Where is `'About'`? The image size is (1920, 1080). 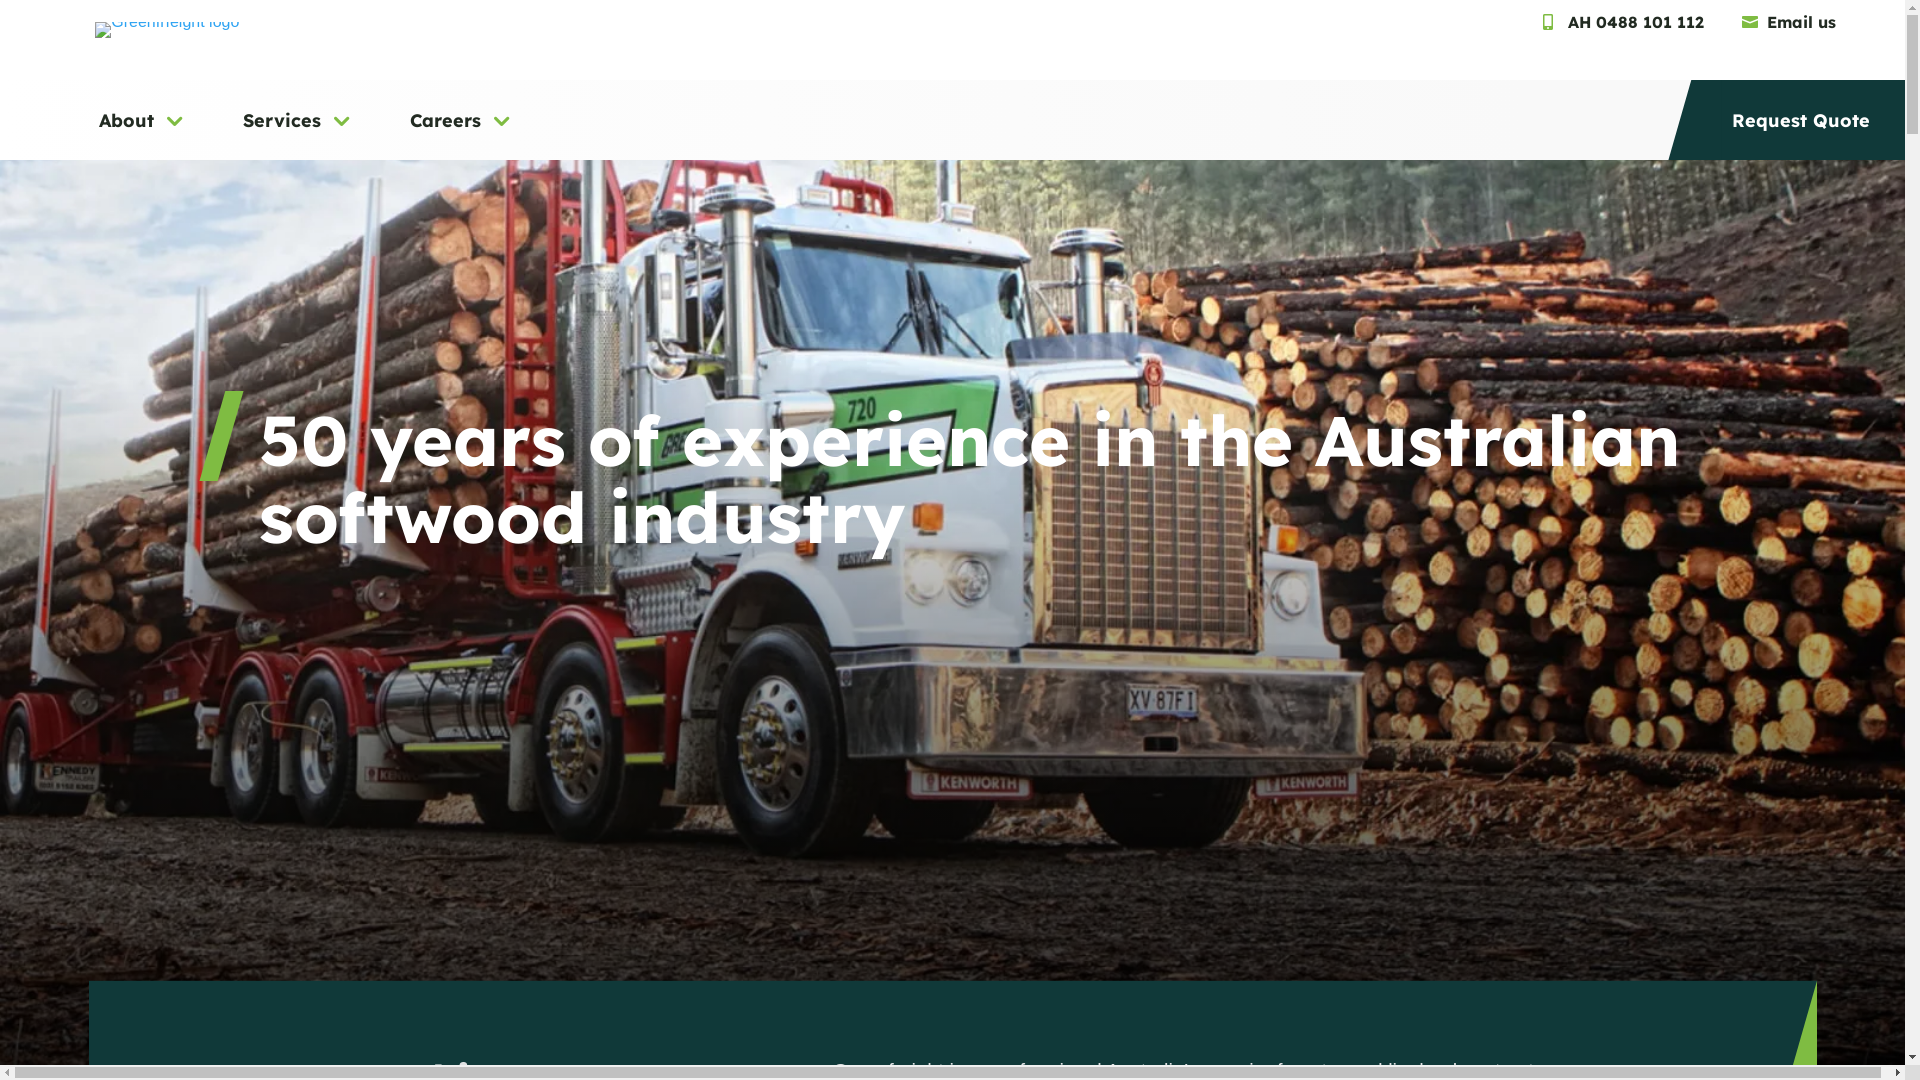 'About' is located at coordinates (142, 131).